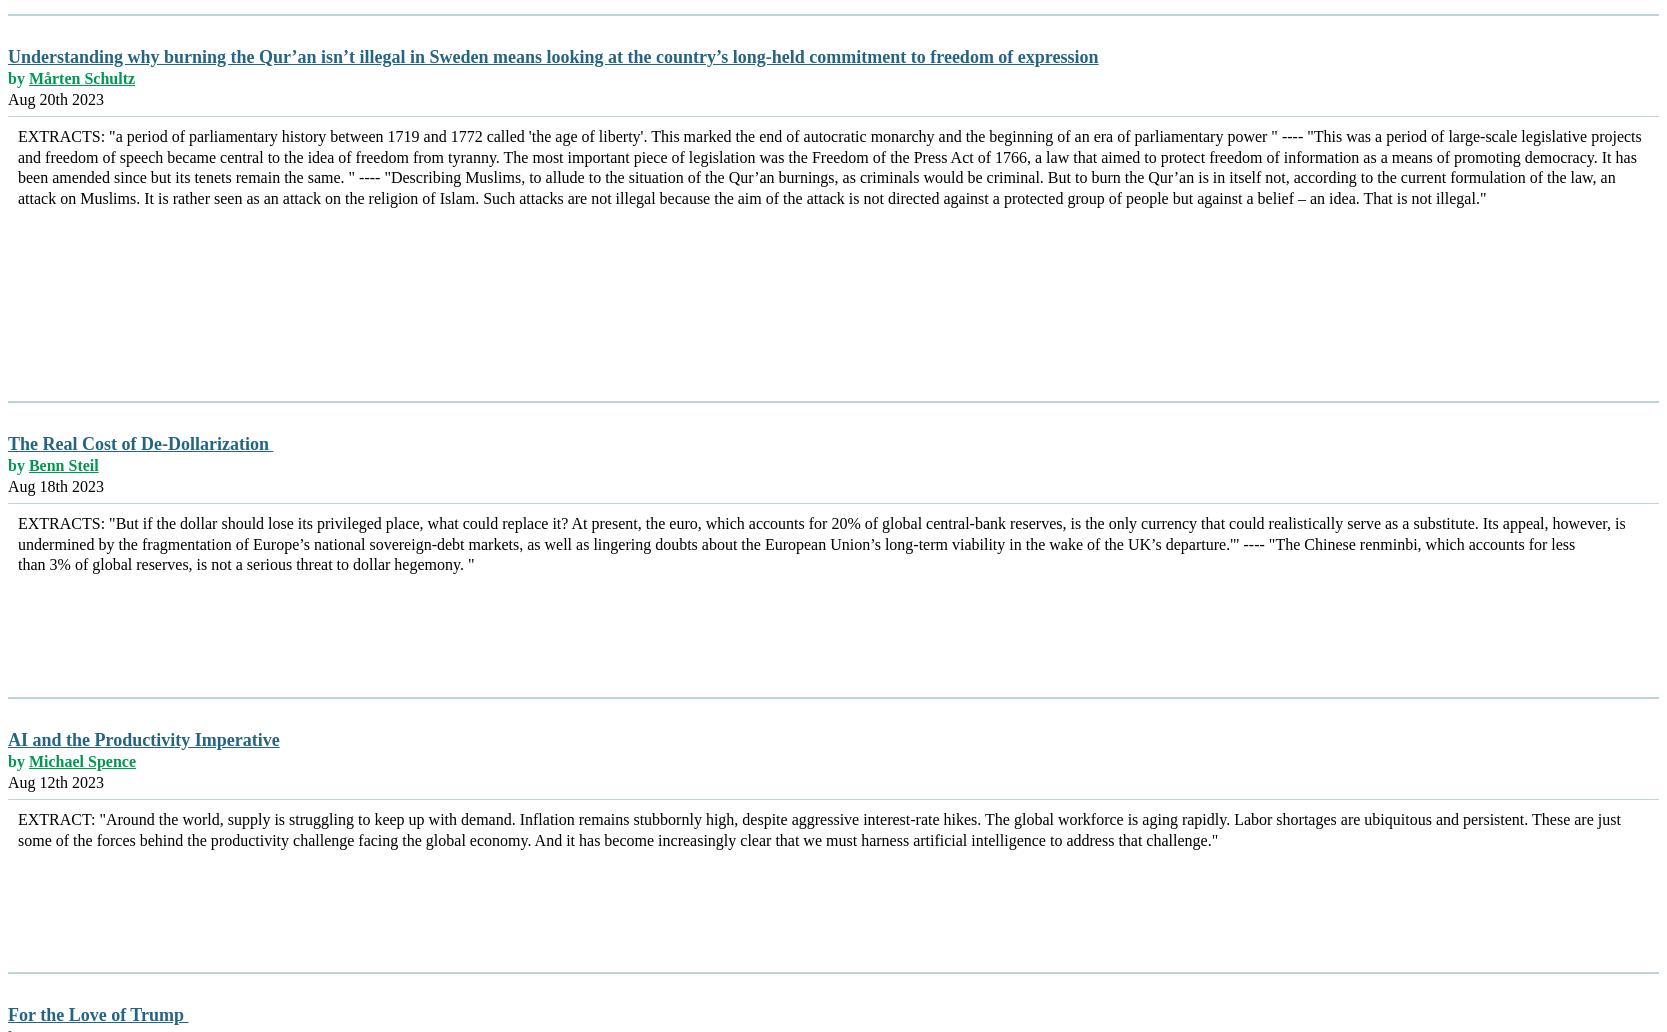 This screenshot has width=1667, height=1032. What do you see at coordinates (56, 484) in the screenshot?
I see `'Aug 18th 2023'` at bounding box center [56, 484].